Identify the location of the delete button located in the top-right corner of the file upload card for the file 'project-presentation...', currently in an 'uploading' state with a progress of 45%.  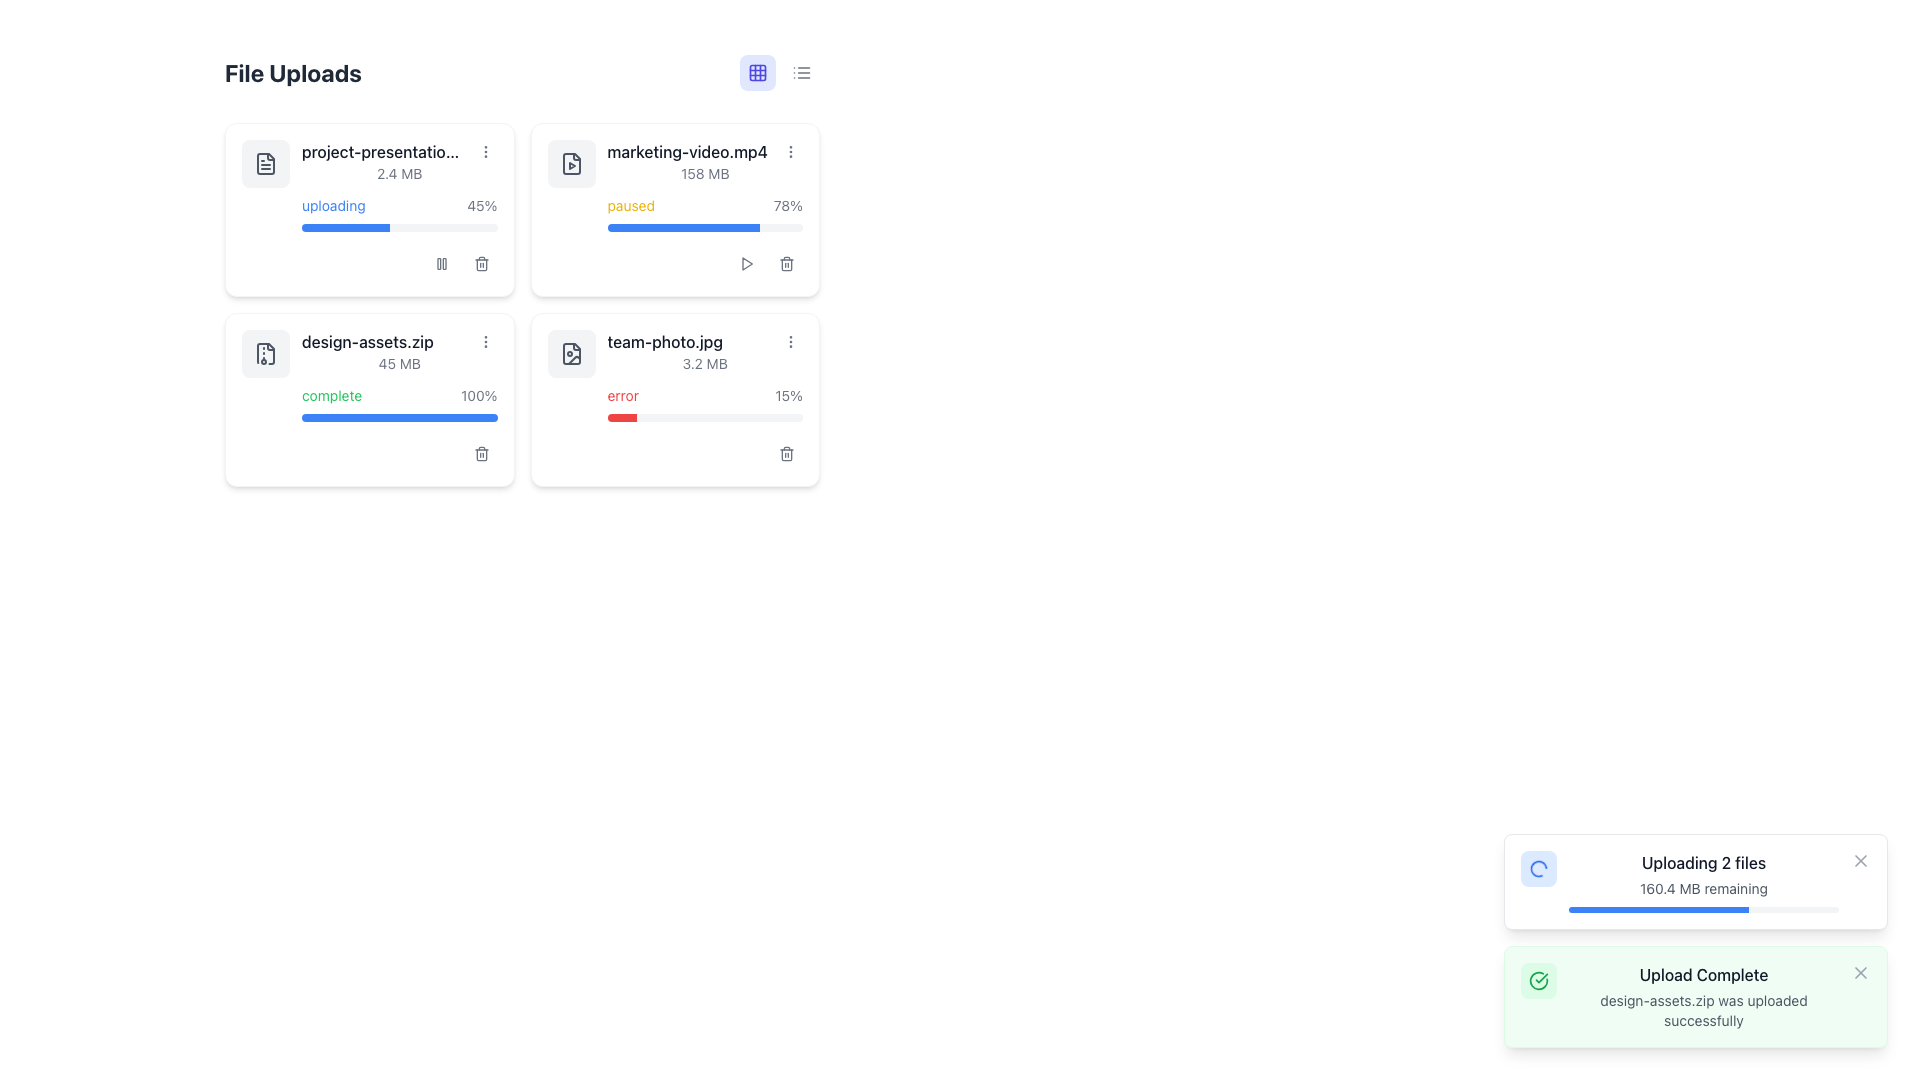
(481, 262).